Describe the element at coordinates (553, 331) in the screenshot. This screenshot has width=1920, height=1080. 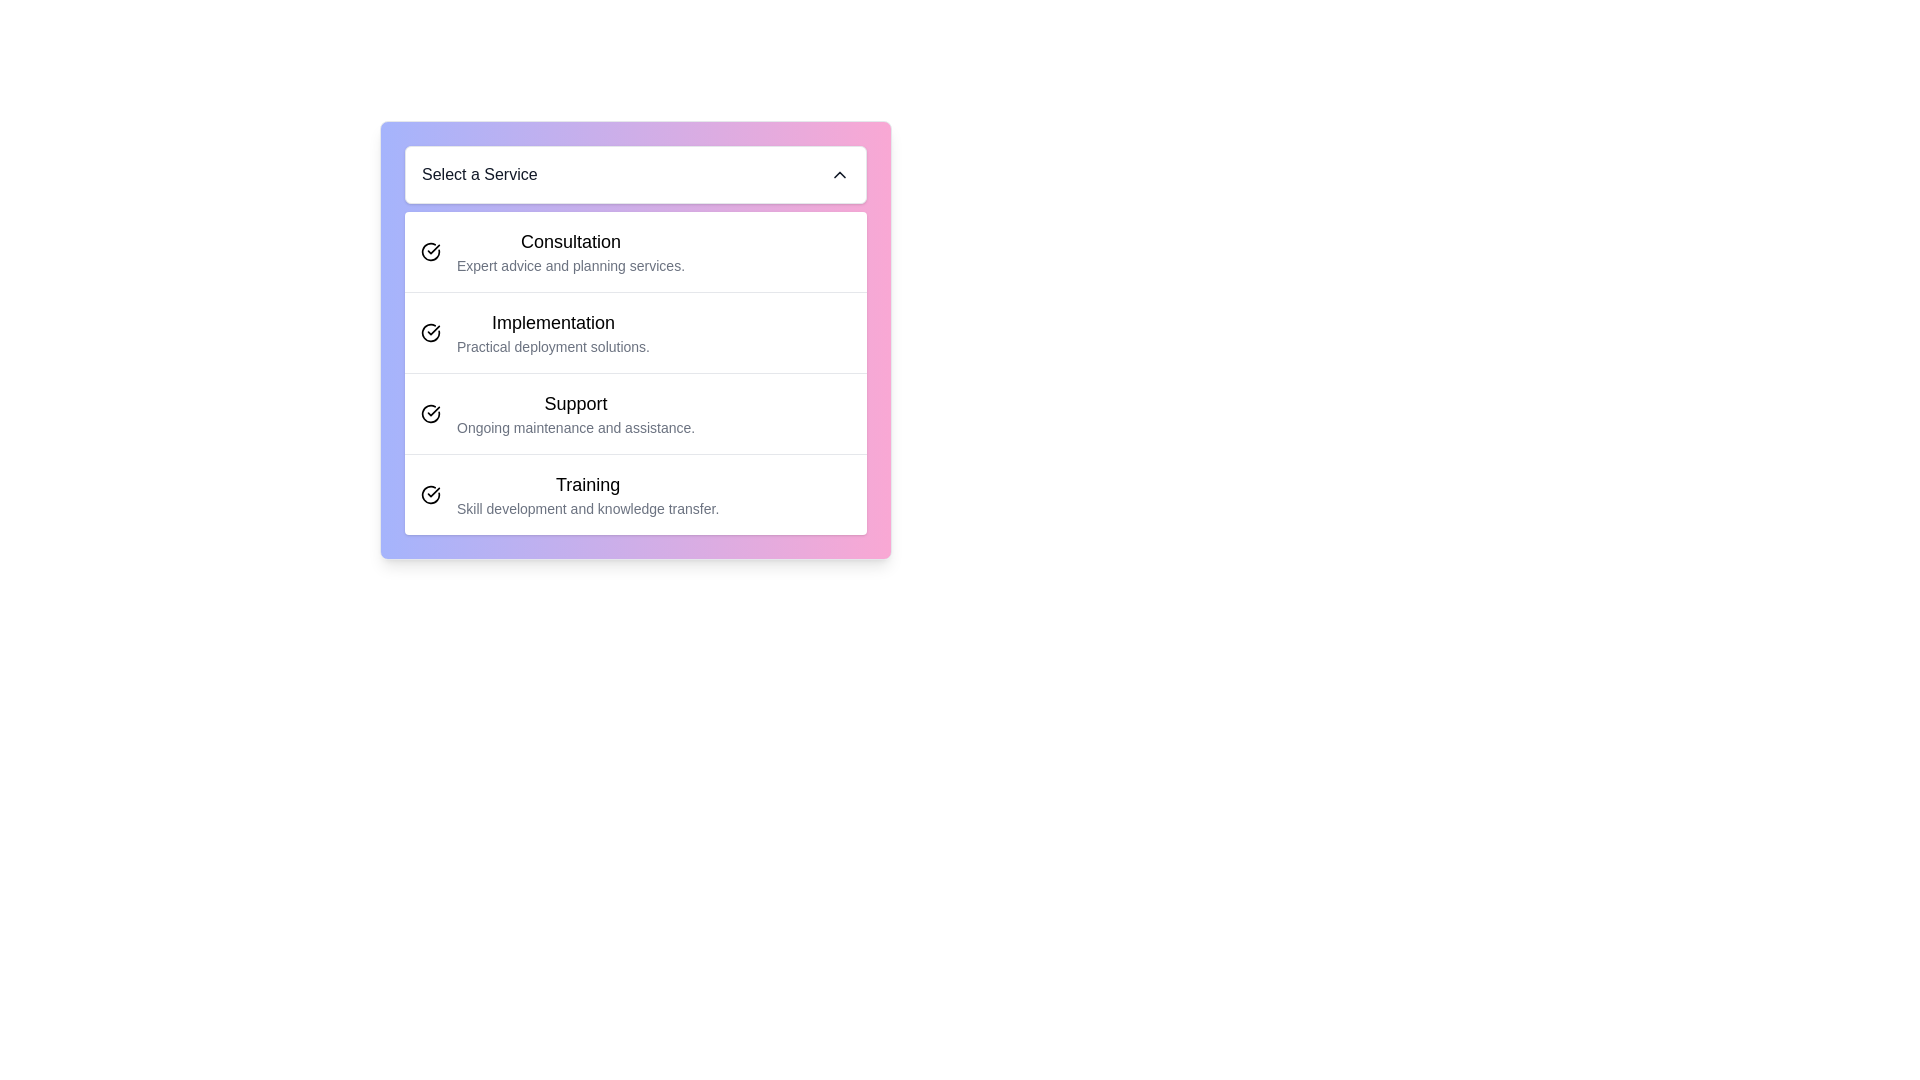
I see `to select the 'Implementation' option from the second row of the menu, which is centered horizontally and follows the 'Consultation' option` at that location.